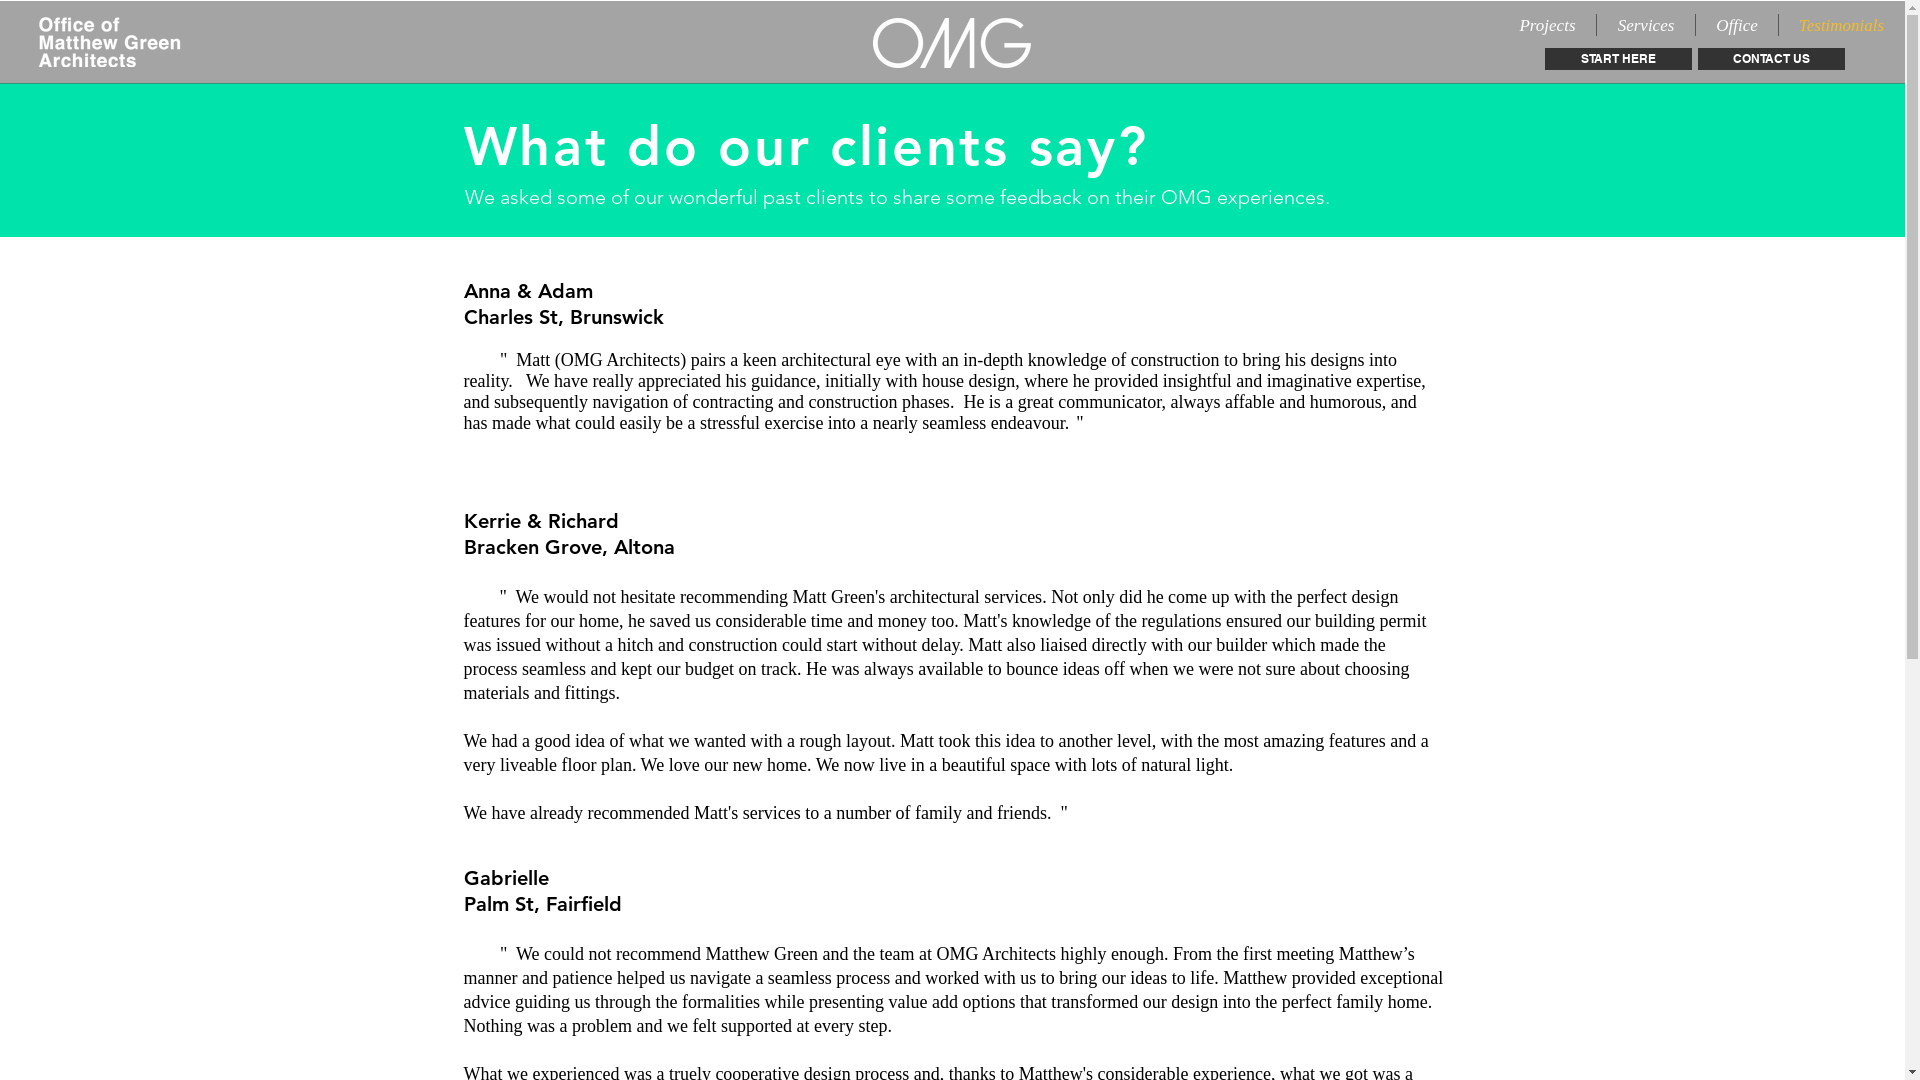 This screenshot has width=1920, height=1080. Describe the element at coordinates (1840, 24) in the screenshot. I see `'Testimonials'` at that location.